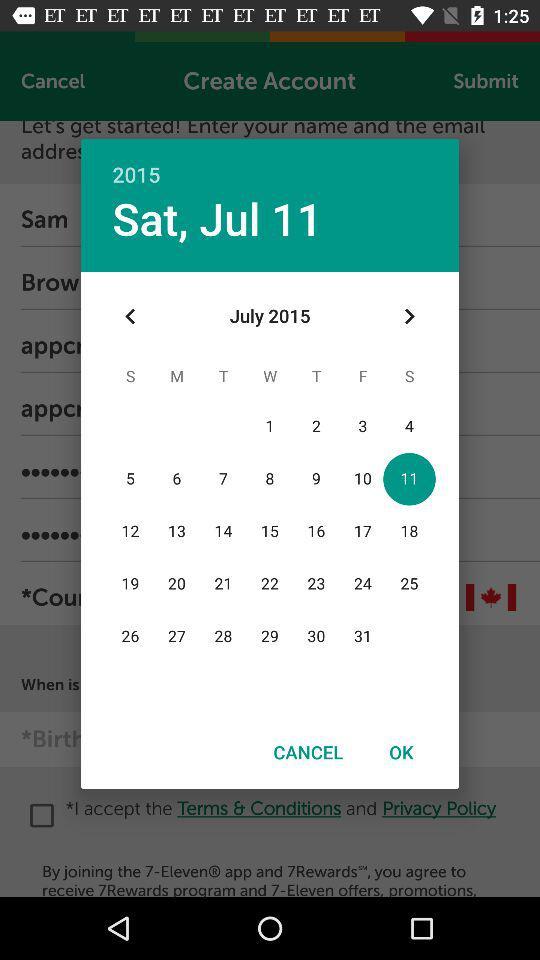 This screenshot has width=540, height=960. What do you see at coordinates (216, 218) in the screenshot?
I see `sat, jul 11` at bounding box center [216, 218].